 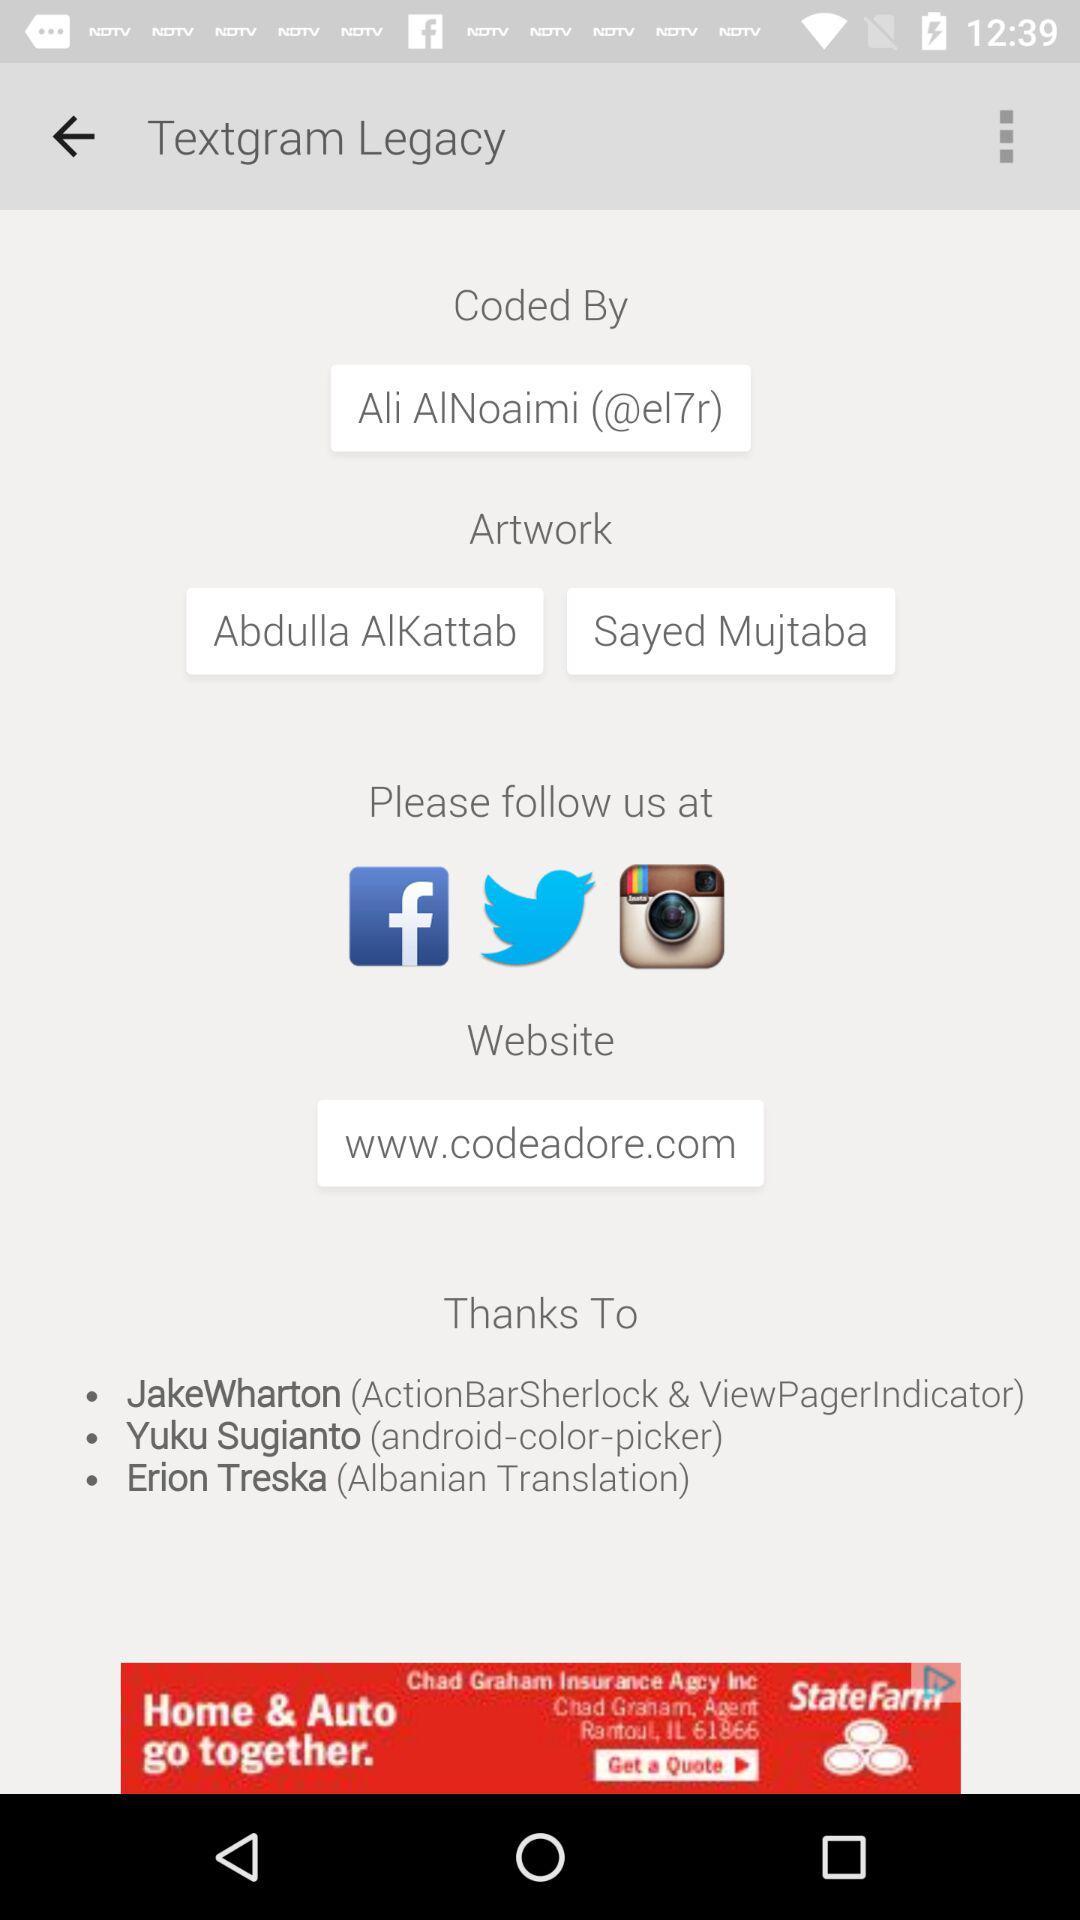 I want to click on scroll website, so click(x=540, y=935).